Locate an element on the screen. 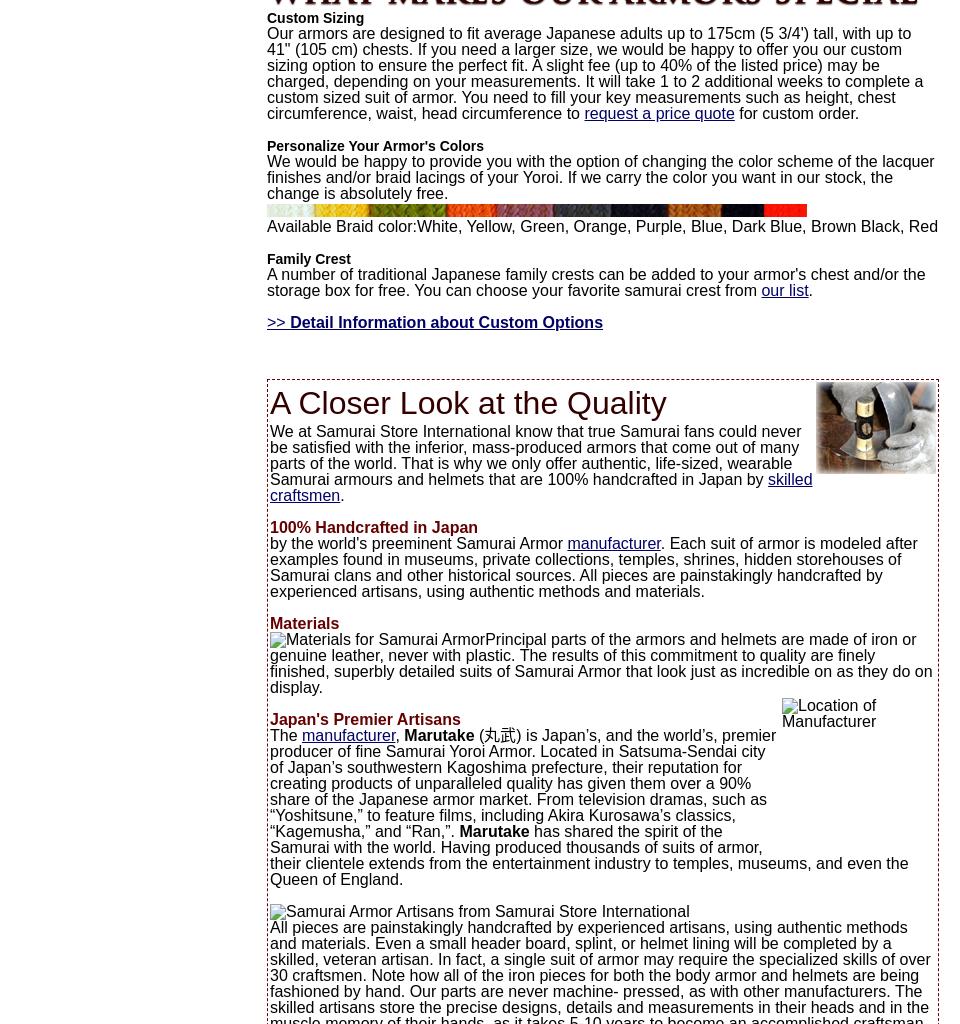 The height and width of the screenshot is (1024, 960). 'skilled craftsmen' is located at coordinates (539, 486).